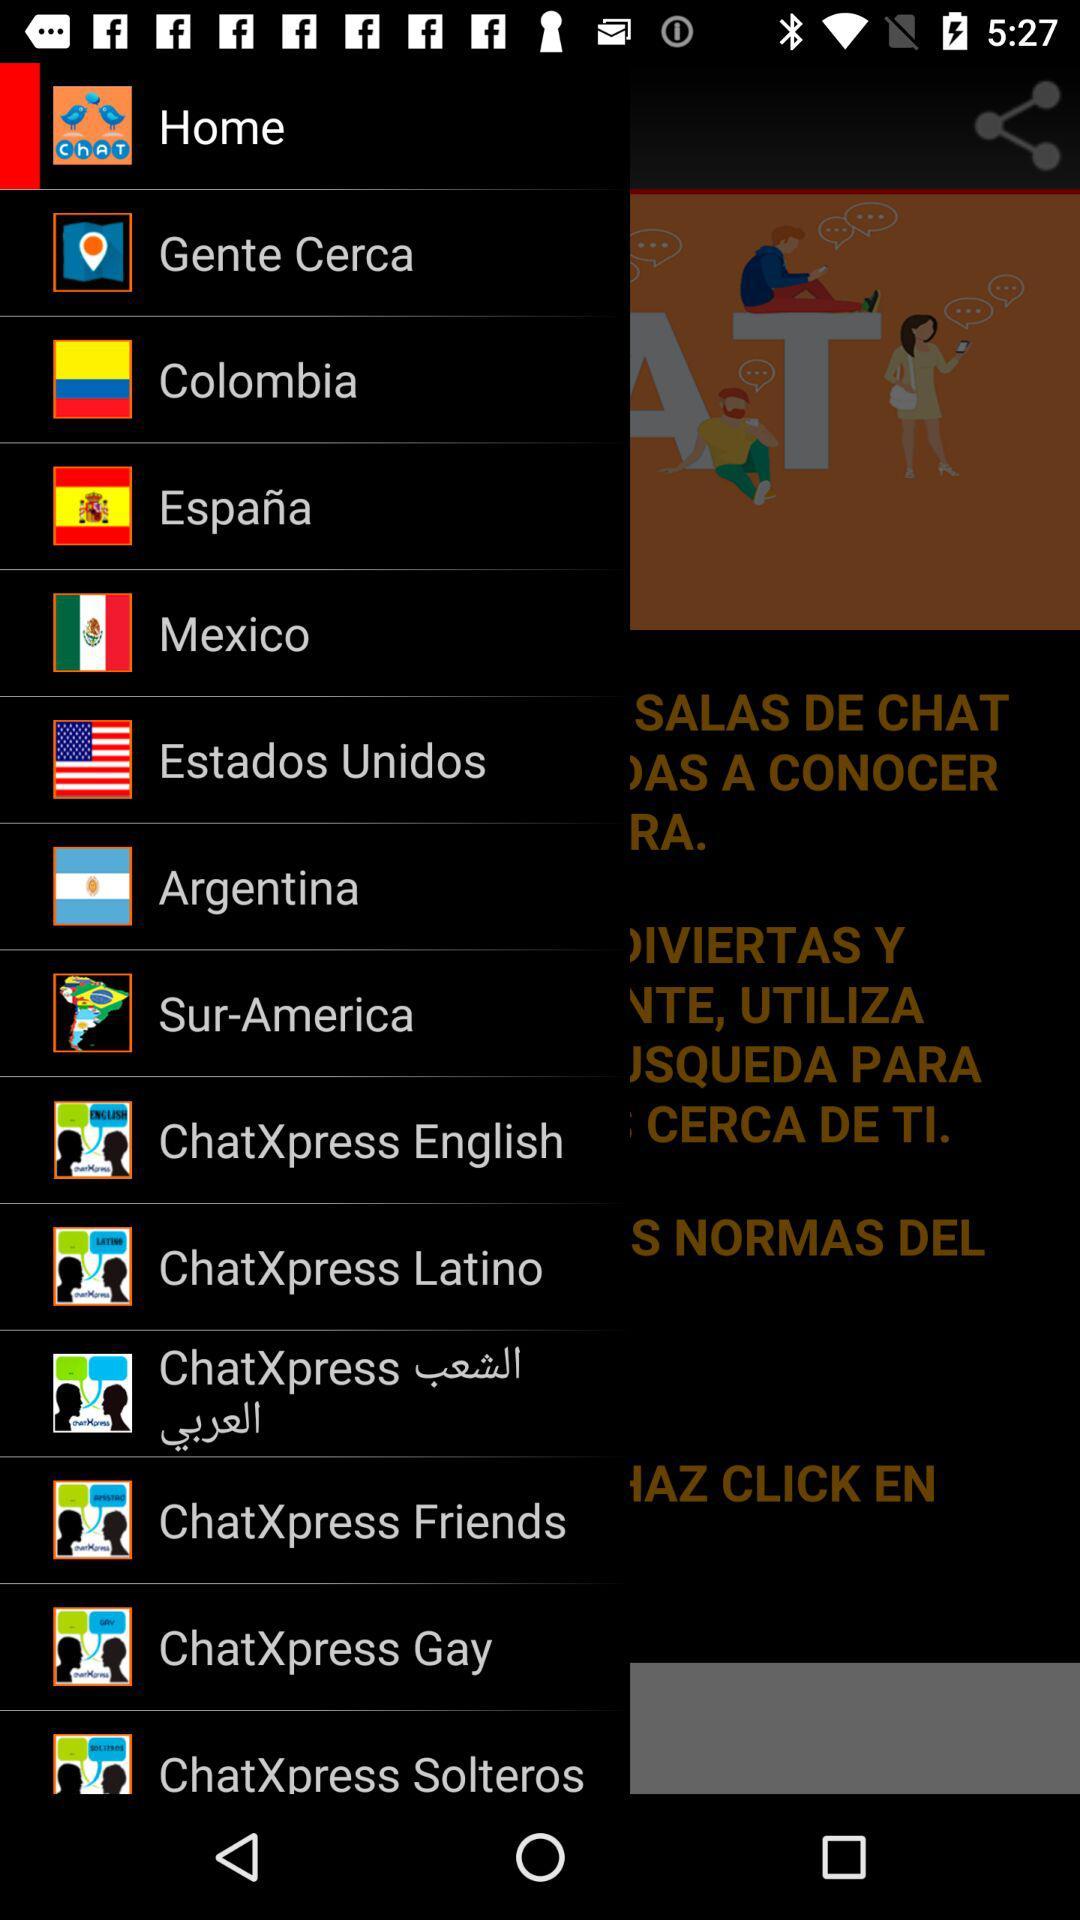 The image size is (1080, 1920). Describe the element at coordinates (235, 124) in the screenshot. I see `button to go to the application home` at that location.